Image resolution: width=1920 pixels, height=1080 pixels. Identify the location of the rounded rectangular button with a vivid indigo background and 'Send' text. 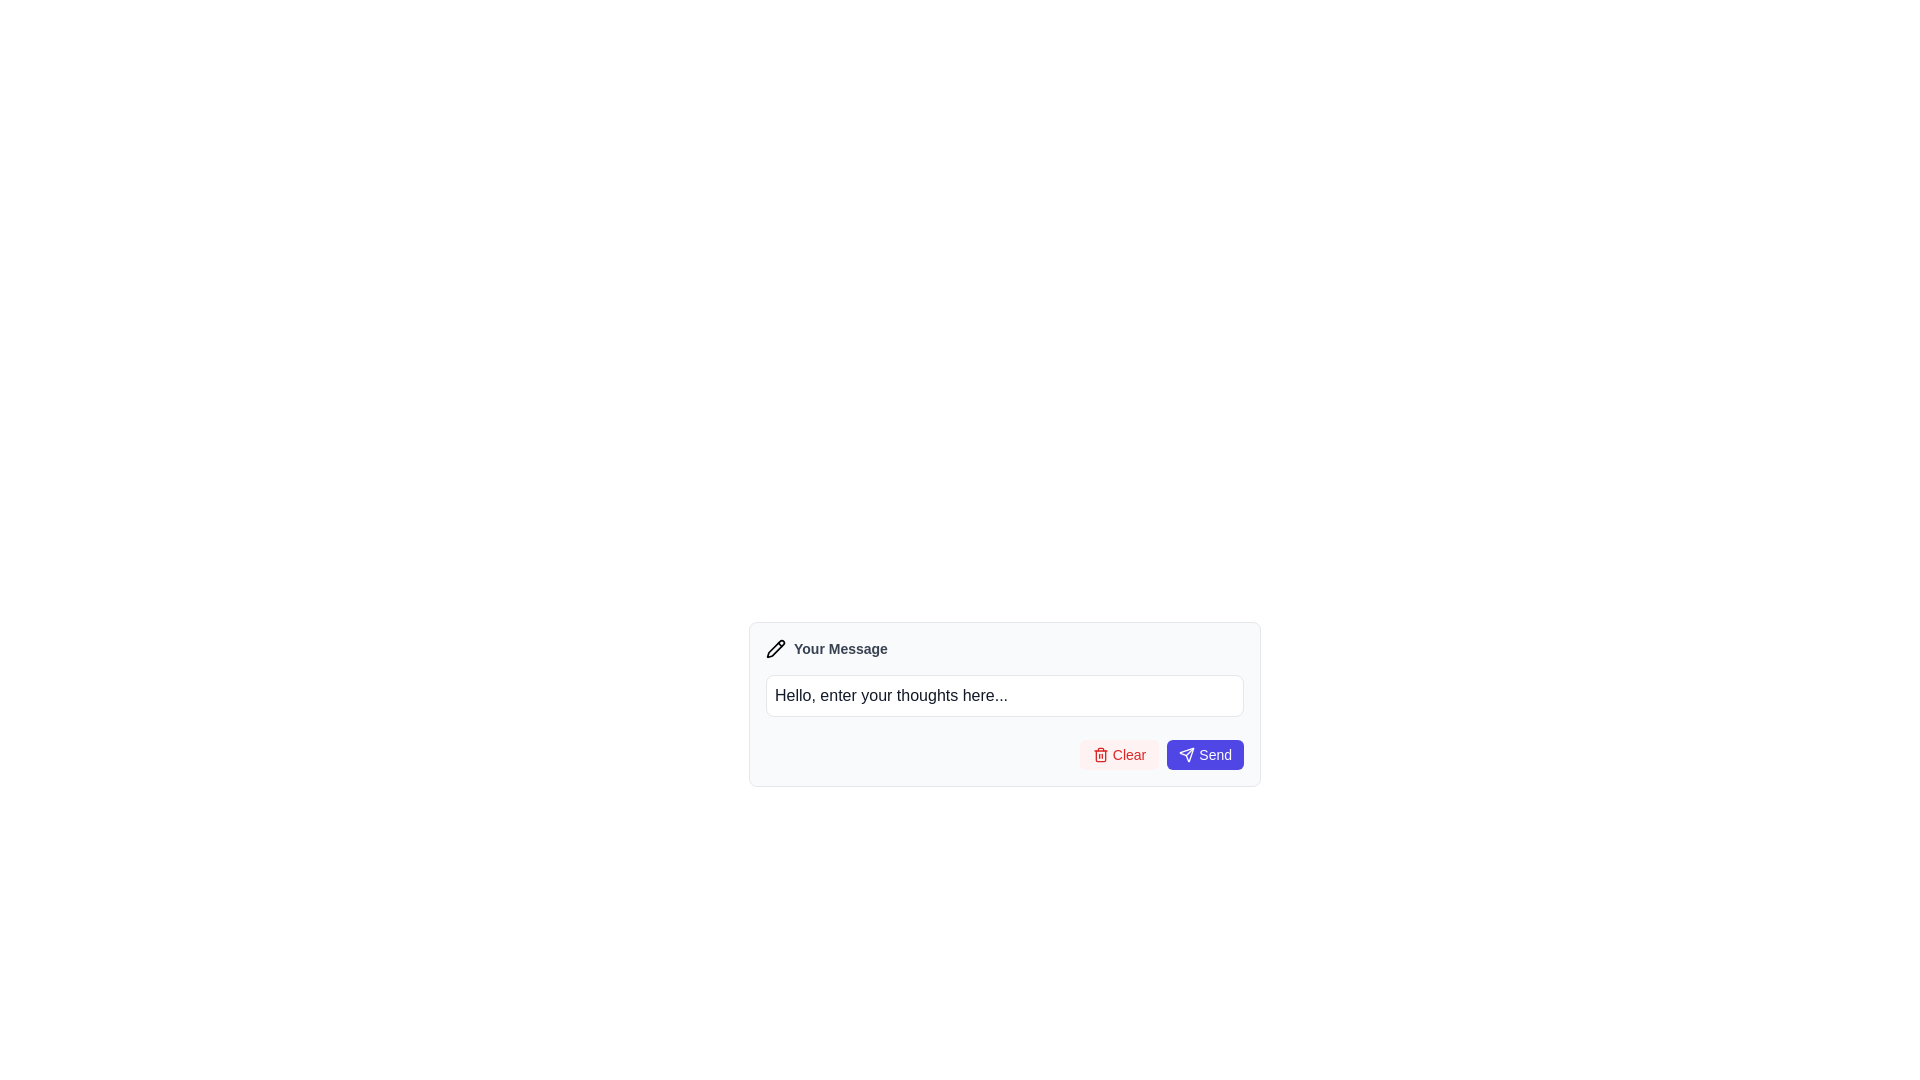
(1204, 755).